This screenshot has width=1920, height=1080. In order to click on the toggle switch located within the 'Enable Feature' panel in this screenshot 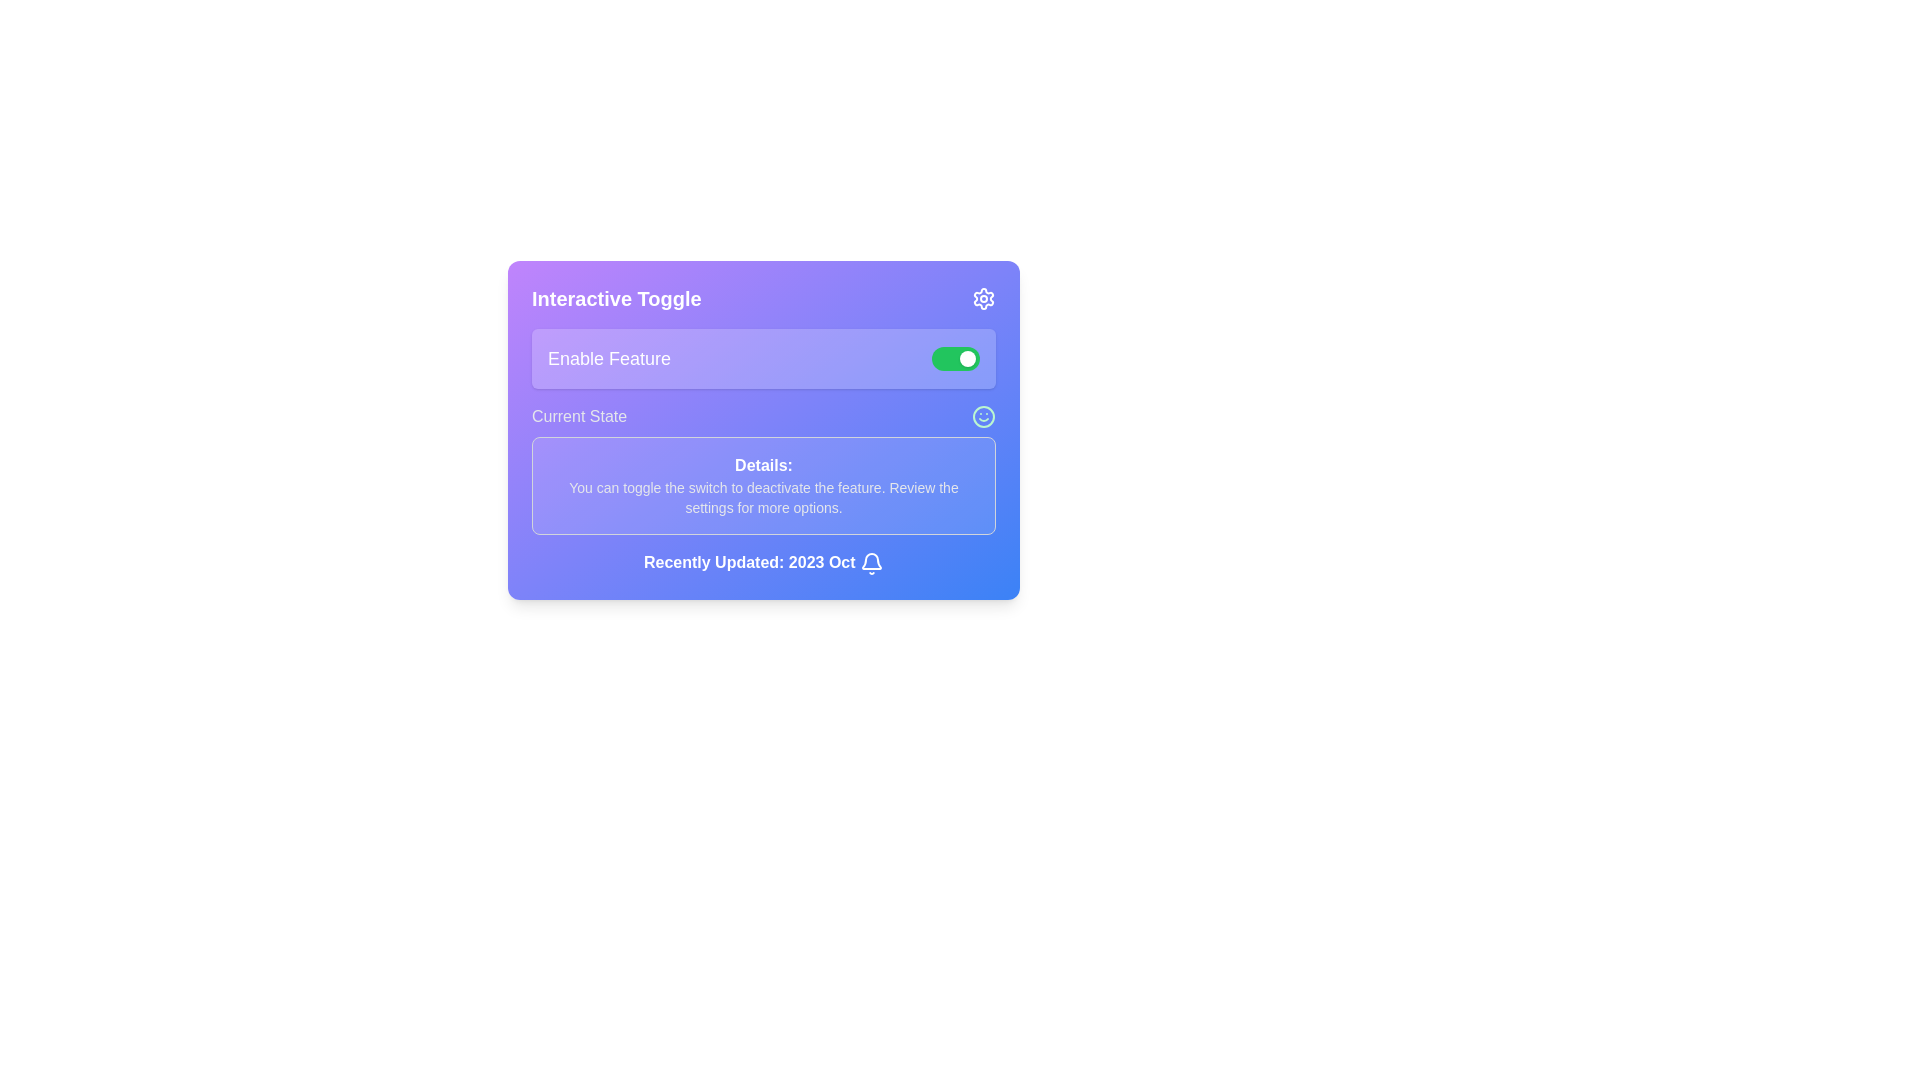, I will do `click(954, 357)`.